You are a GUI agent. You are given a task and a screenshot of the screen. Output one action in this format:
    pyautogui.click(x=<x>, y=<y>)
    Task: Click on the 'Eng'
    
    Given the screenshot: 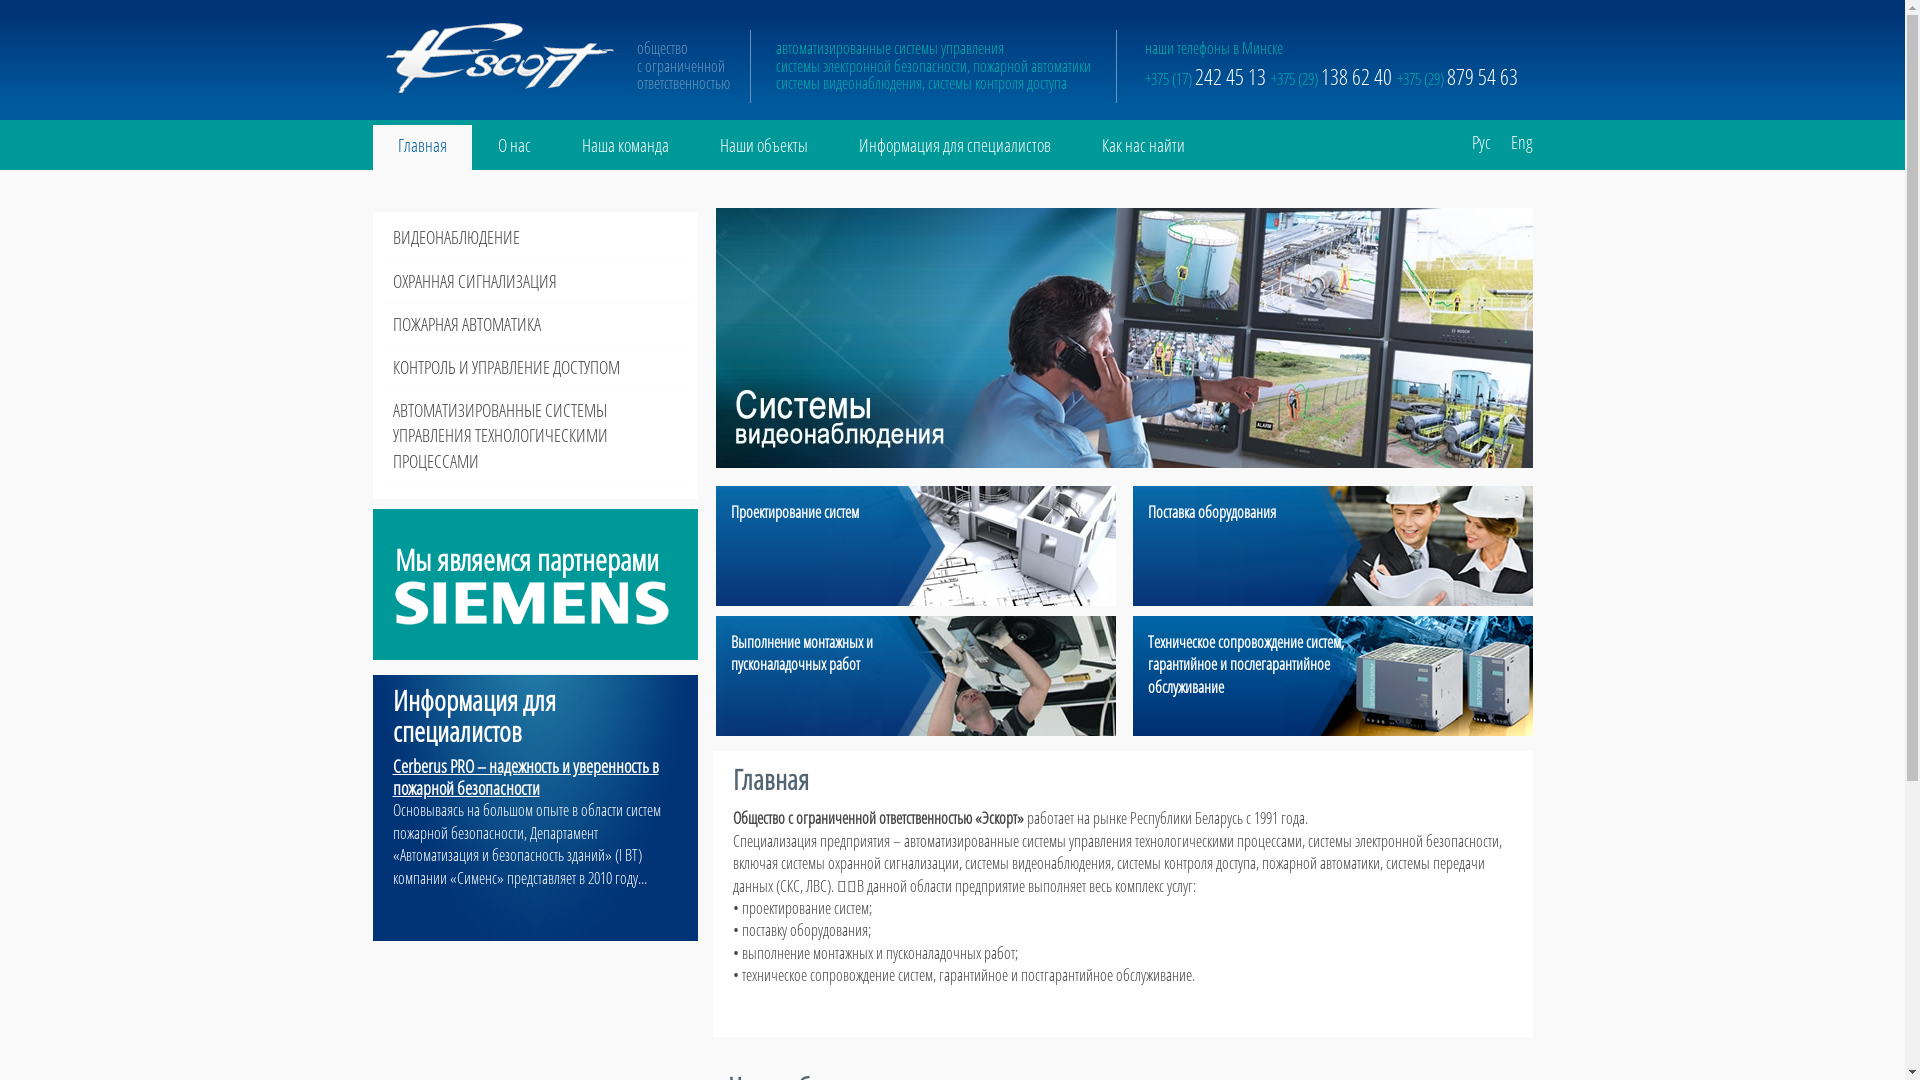 What is the action you would take?
    pyautogui.click(x=1511, y=134)
    